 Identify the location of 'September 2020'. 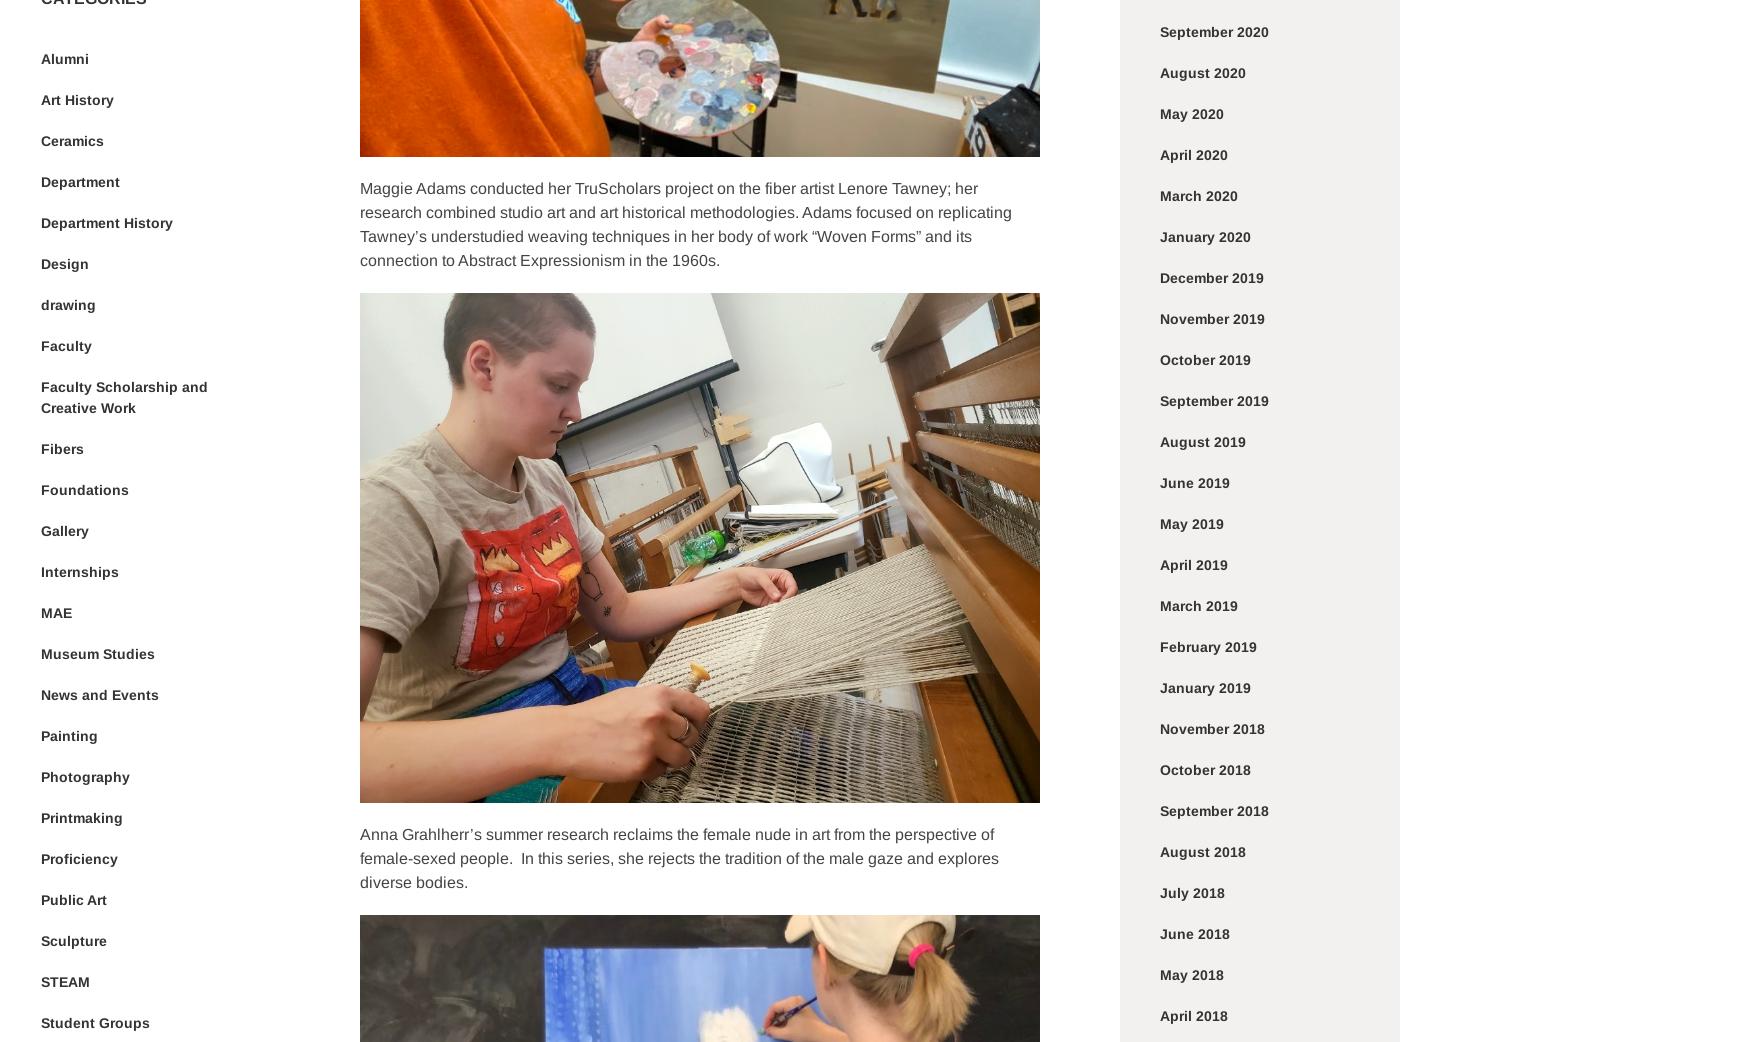
(1159, 30).